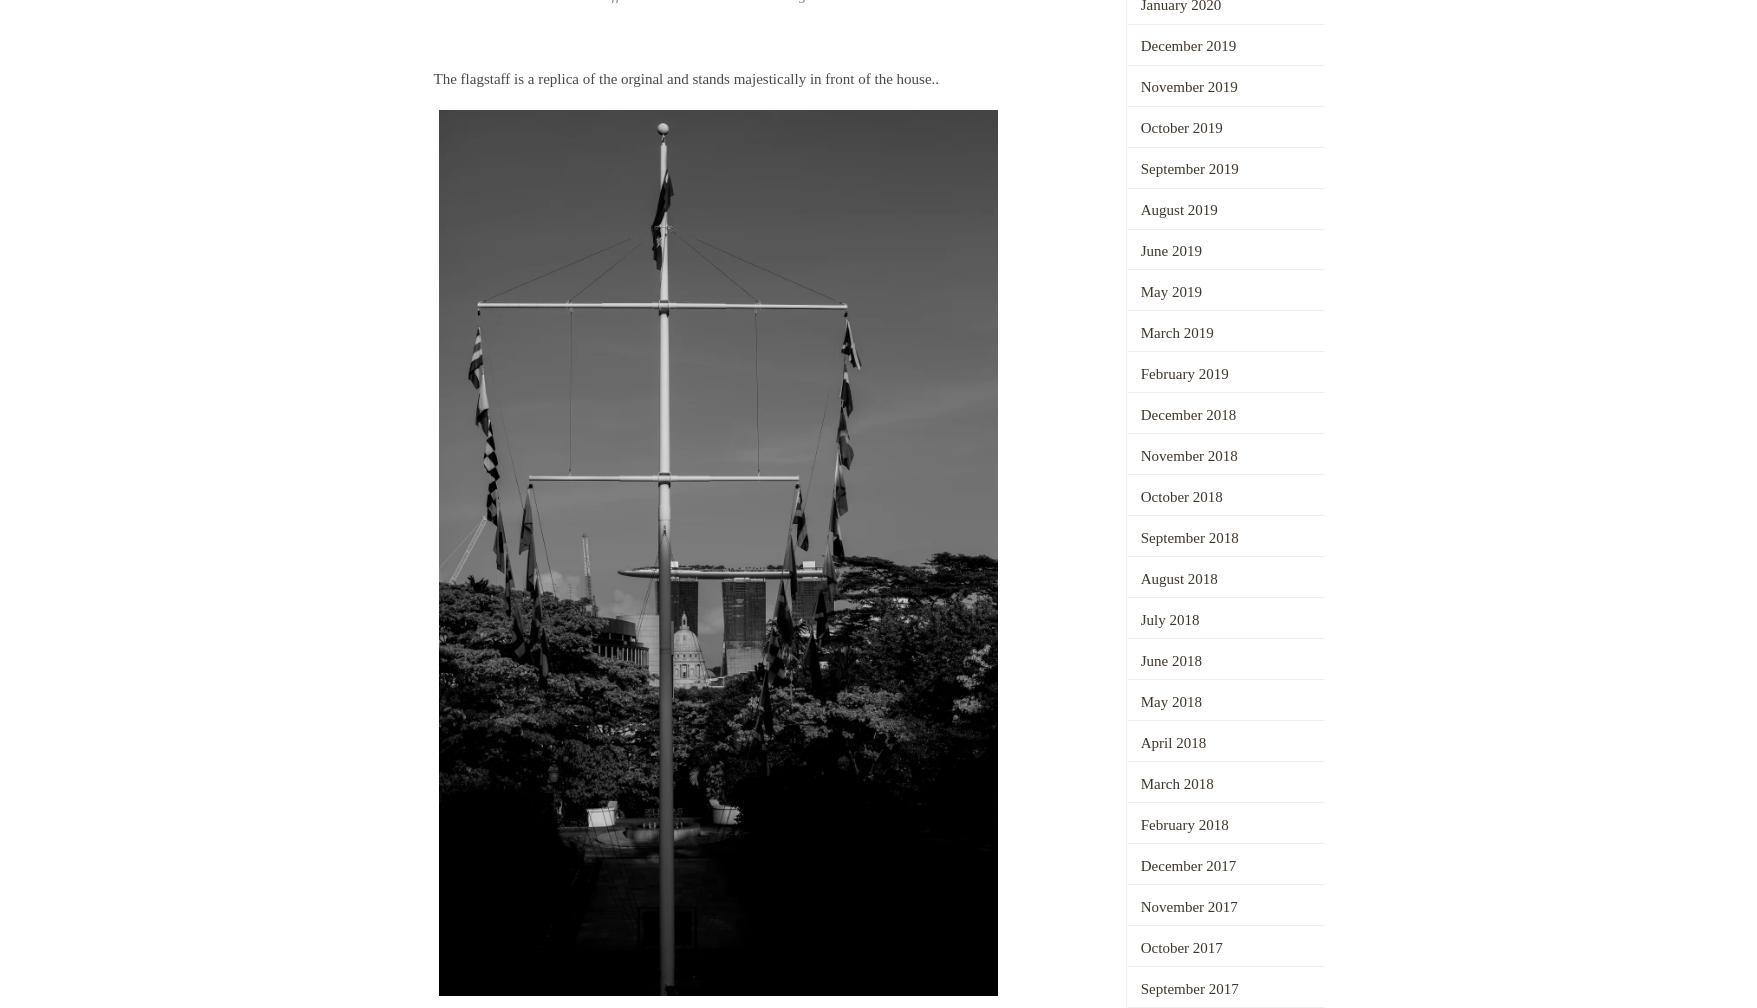  I want to click on 'March 2019', so click(1138, 333).